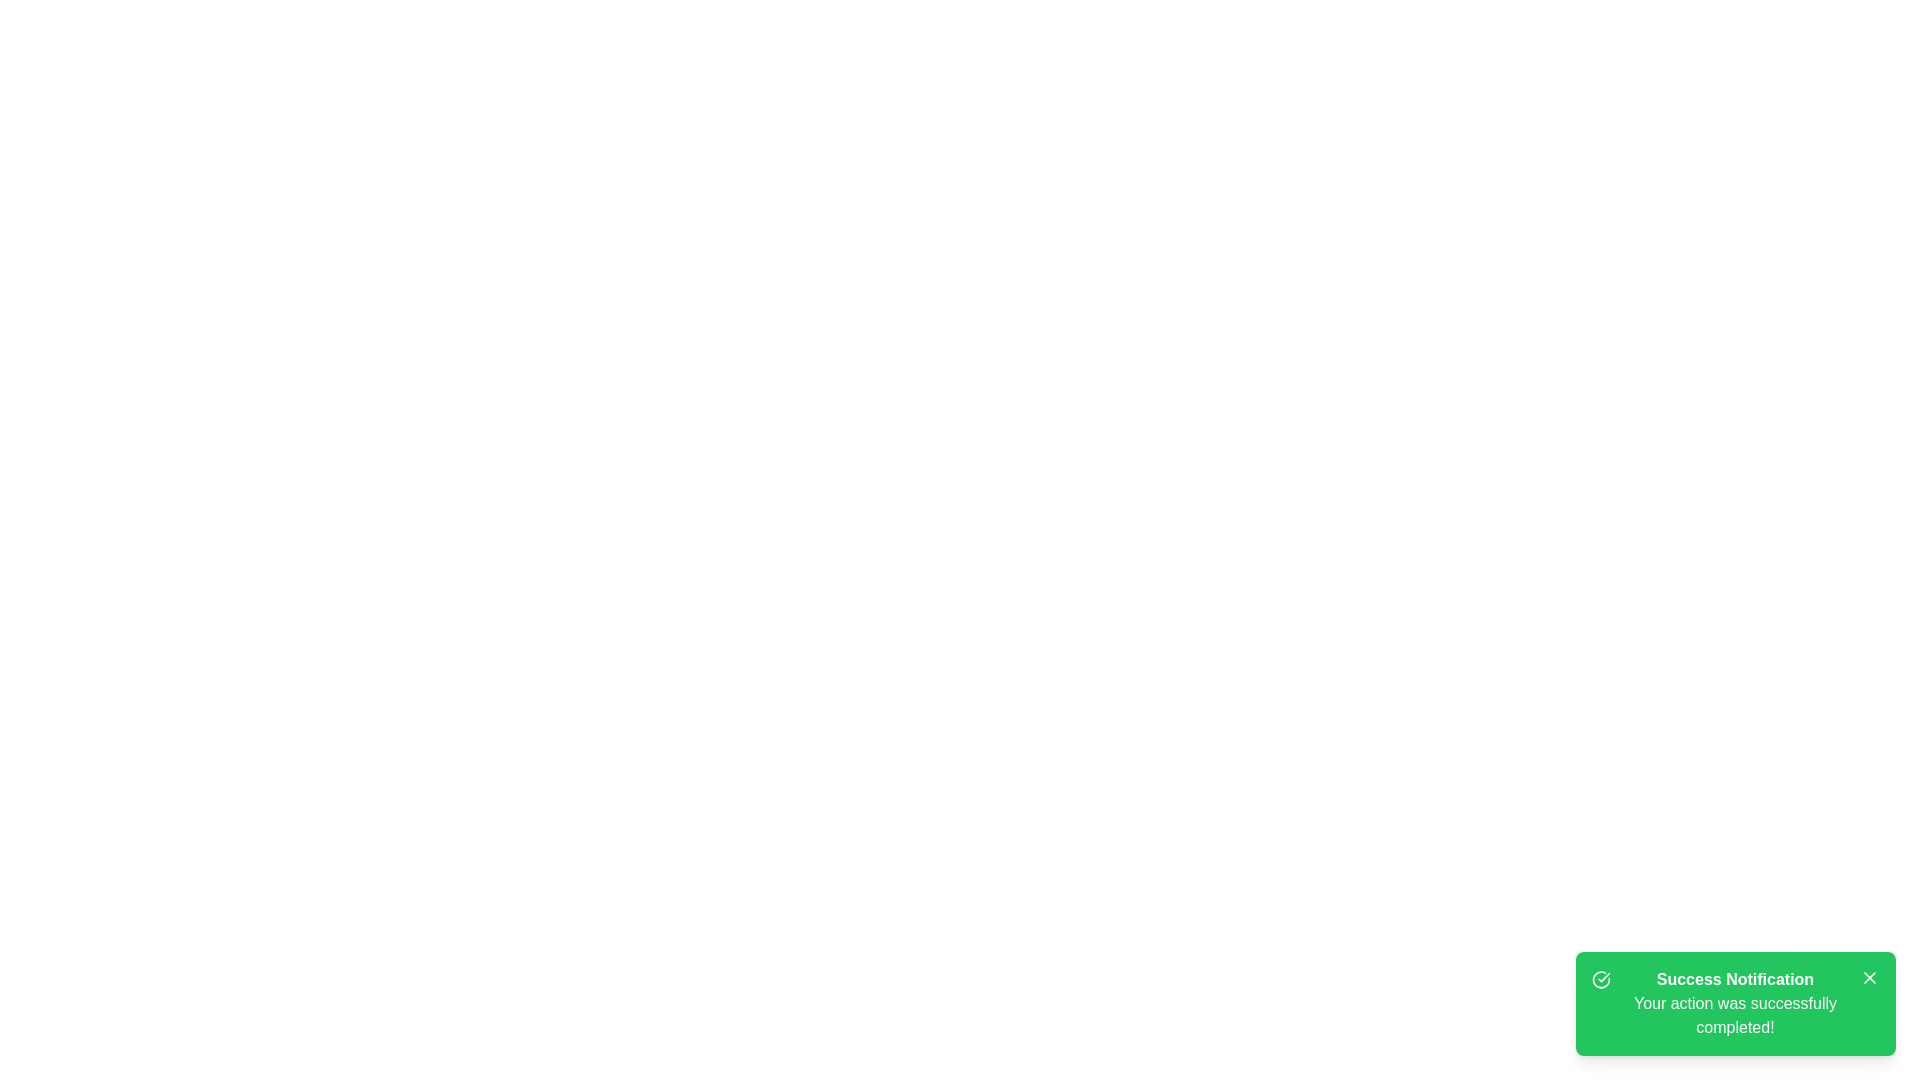 This screenshot has height=1080, width=1920. What do you see at coordinates (1601, 978) in the screenshot?
I see `the notification icon to examine it` at bounding box center [1601, 978].